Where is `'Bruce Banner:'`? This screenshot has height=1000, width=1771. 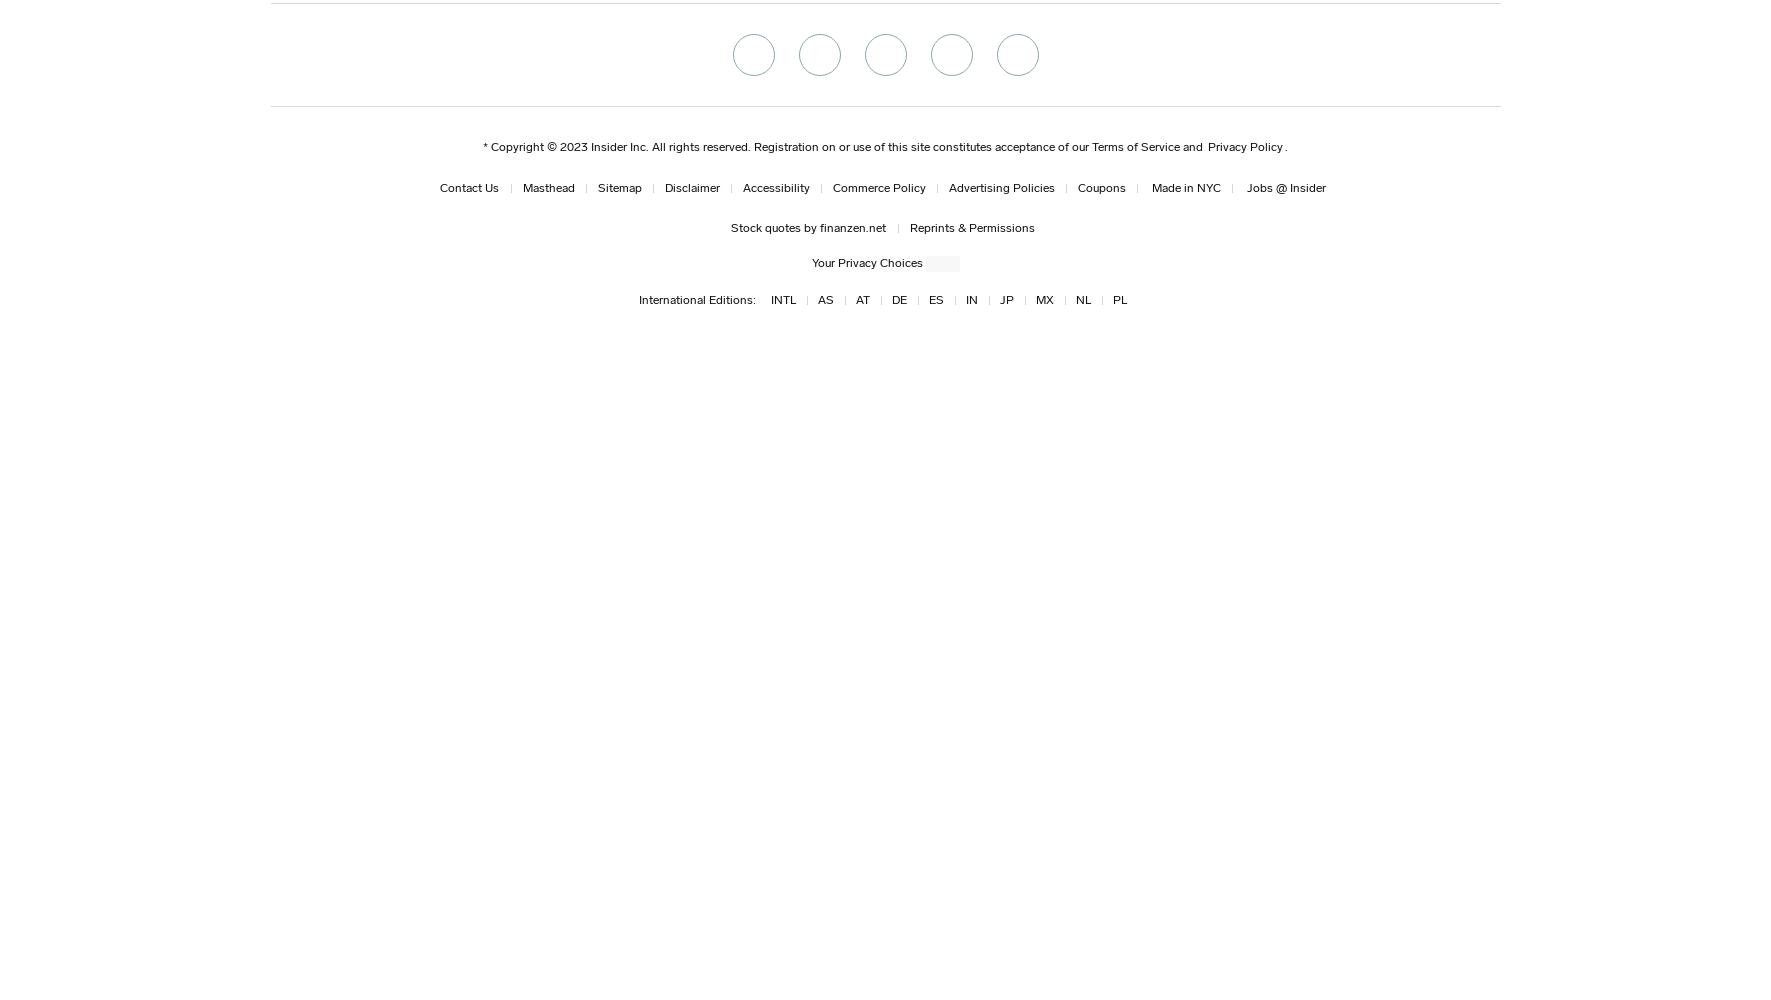
'Bruce Banner:' is located at coordinates (346, 22).